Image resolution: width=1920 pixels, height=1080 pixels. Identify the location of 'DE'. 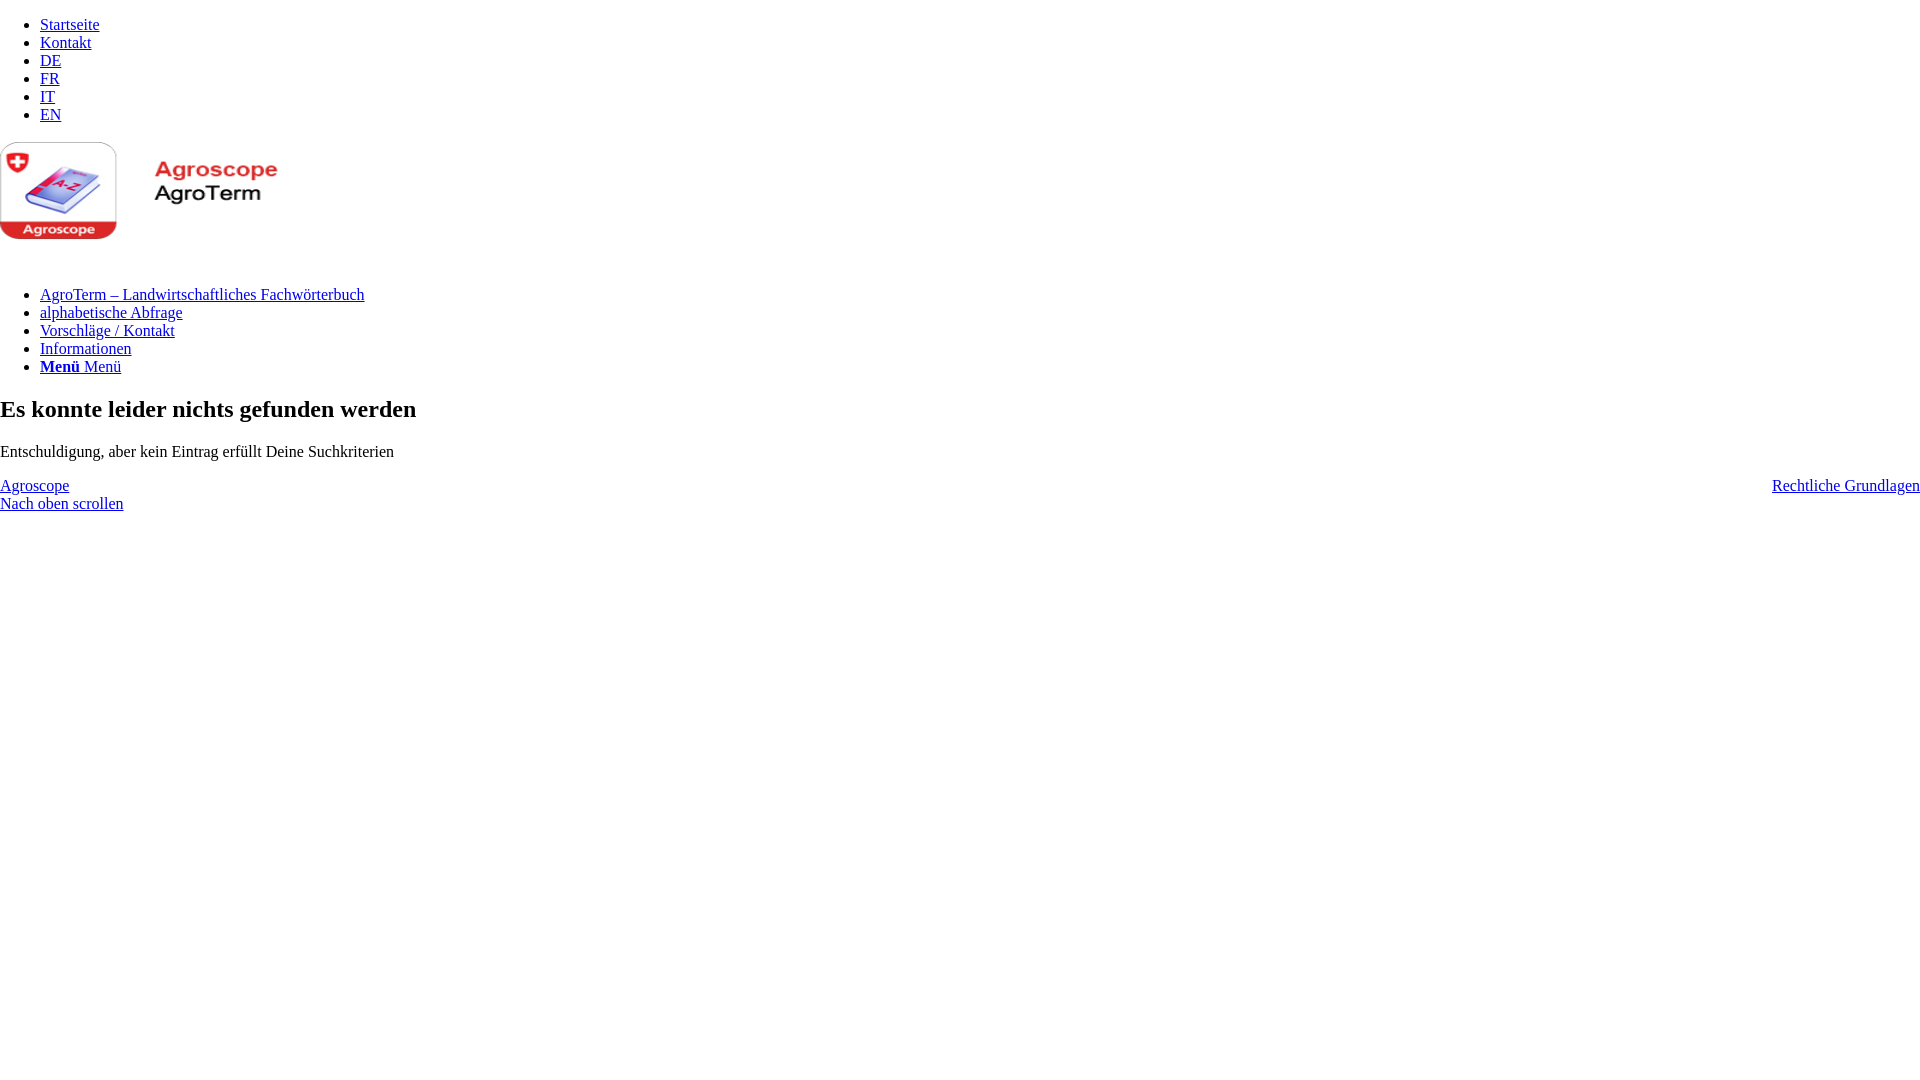
(50, 59).